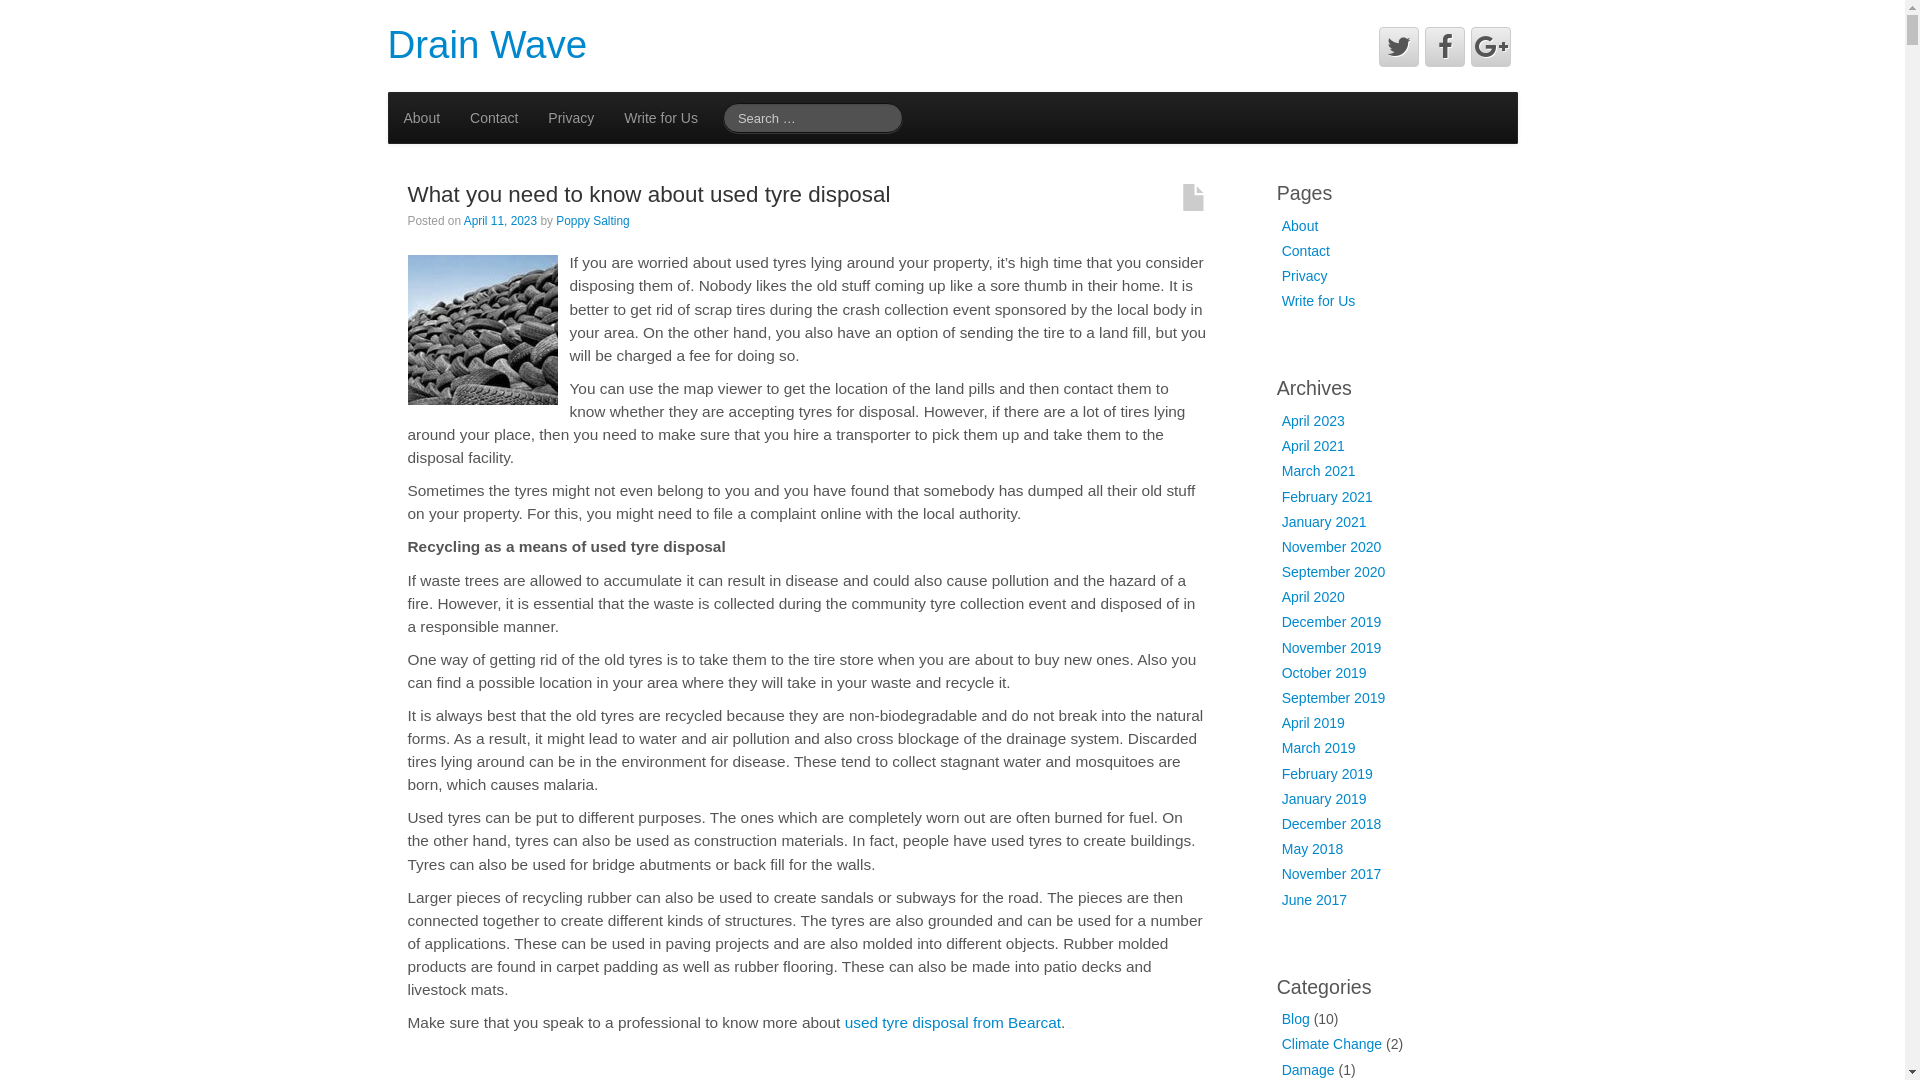 This screenshot has width=1920, height=1080. What do you see at coordinates (1314, 898) in the screenshot?
I see `'June 2017'` at bounding box center [1314, 898].